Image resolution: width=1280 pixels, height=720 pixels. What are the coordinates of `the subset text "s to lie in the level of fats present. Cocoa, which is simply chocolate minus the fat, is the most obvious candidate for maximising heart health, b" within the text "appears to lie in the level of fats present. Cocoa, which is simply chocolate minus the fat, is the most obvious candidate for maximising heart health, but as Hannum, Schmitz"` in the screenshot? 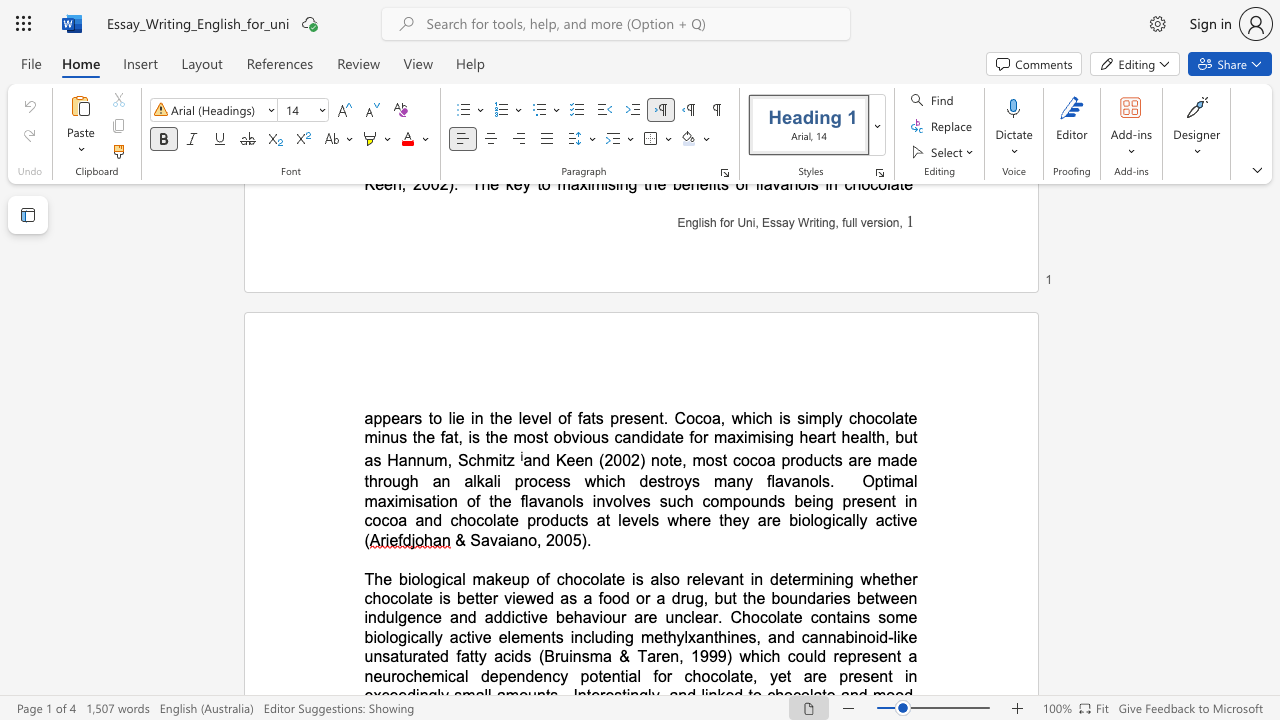 It's located at (413, 417).